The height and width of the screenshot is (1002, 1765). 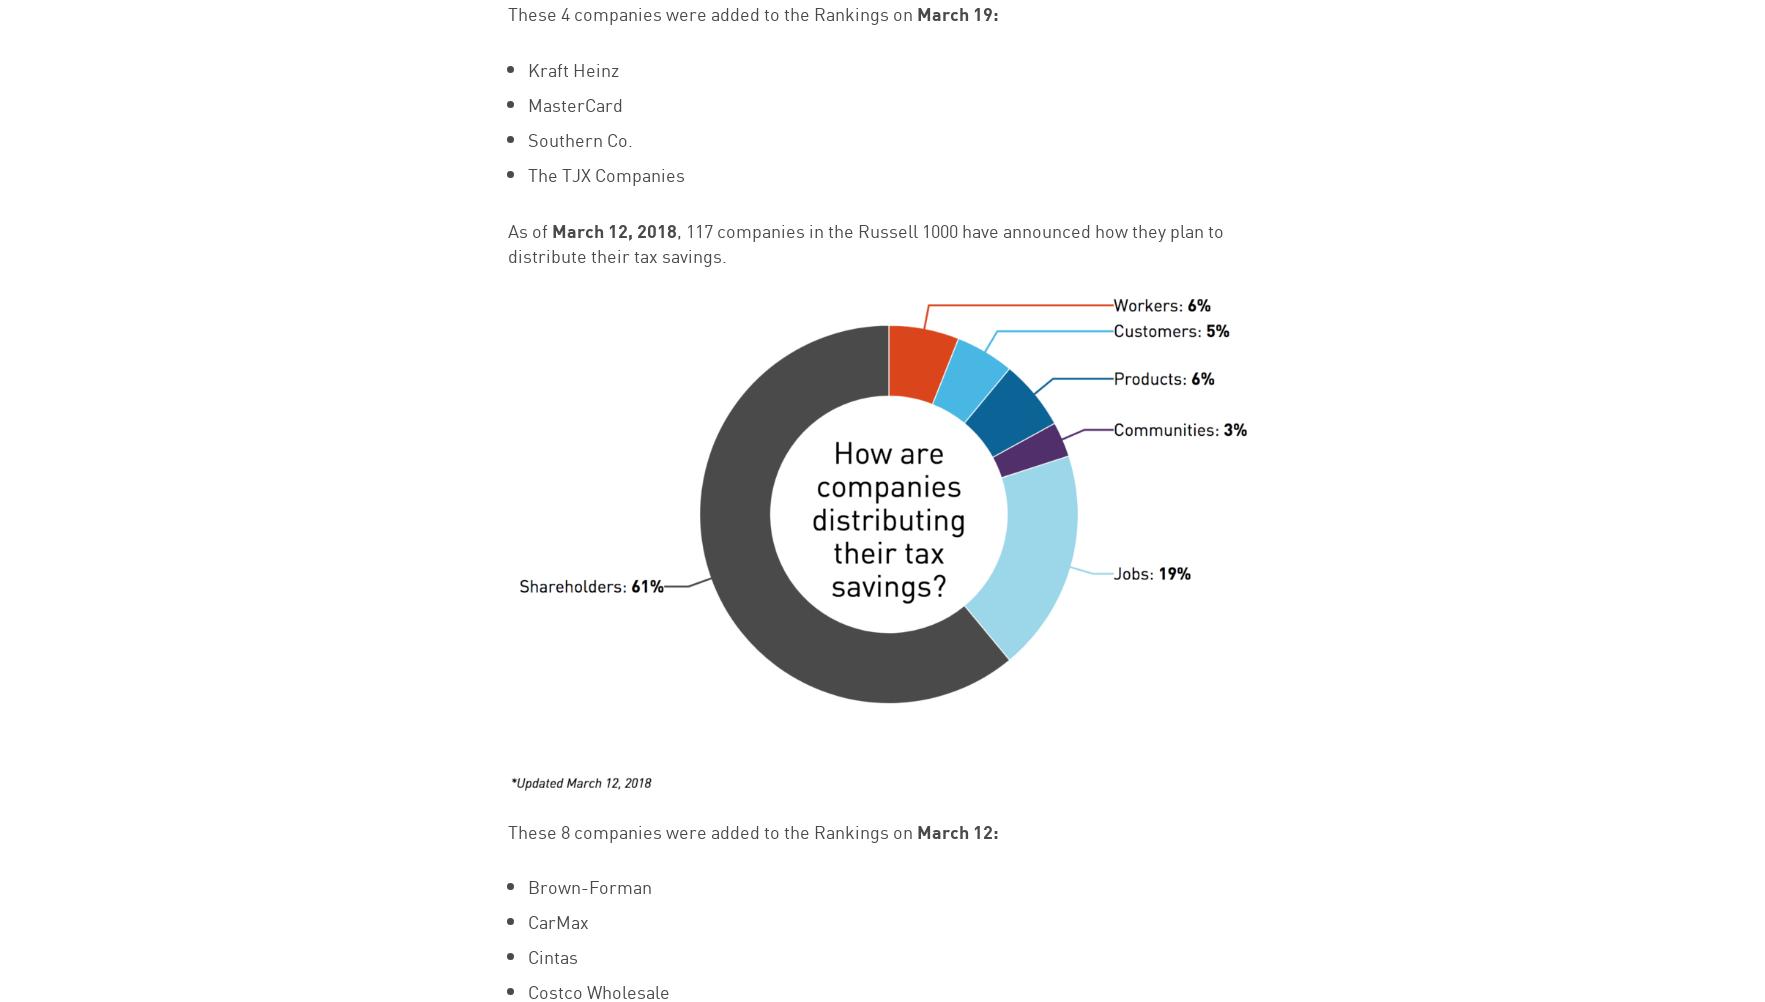 I want to click on 'MasterCard', so click(x=573, y=102).